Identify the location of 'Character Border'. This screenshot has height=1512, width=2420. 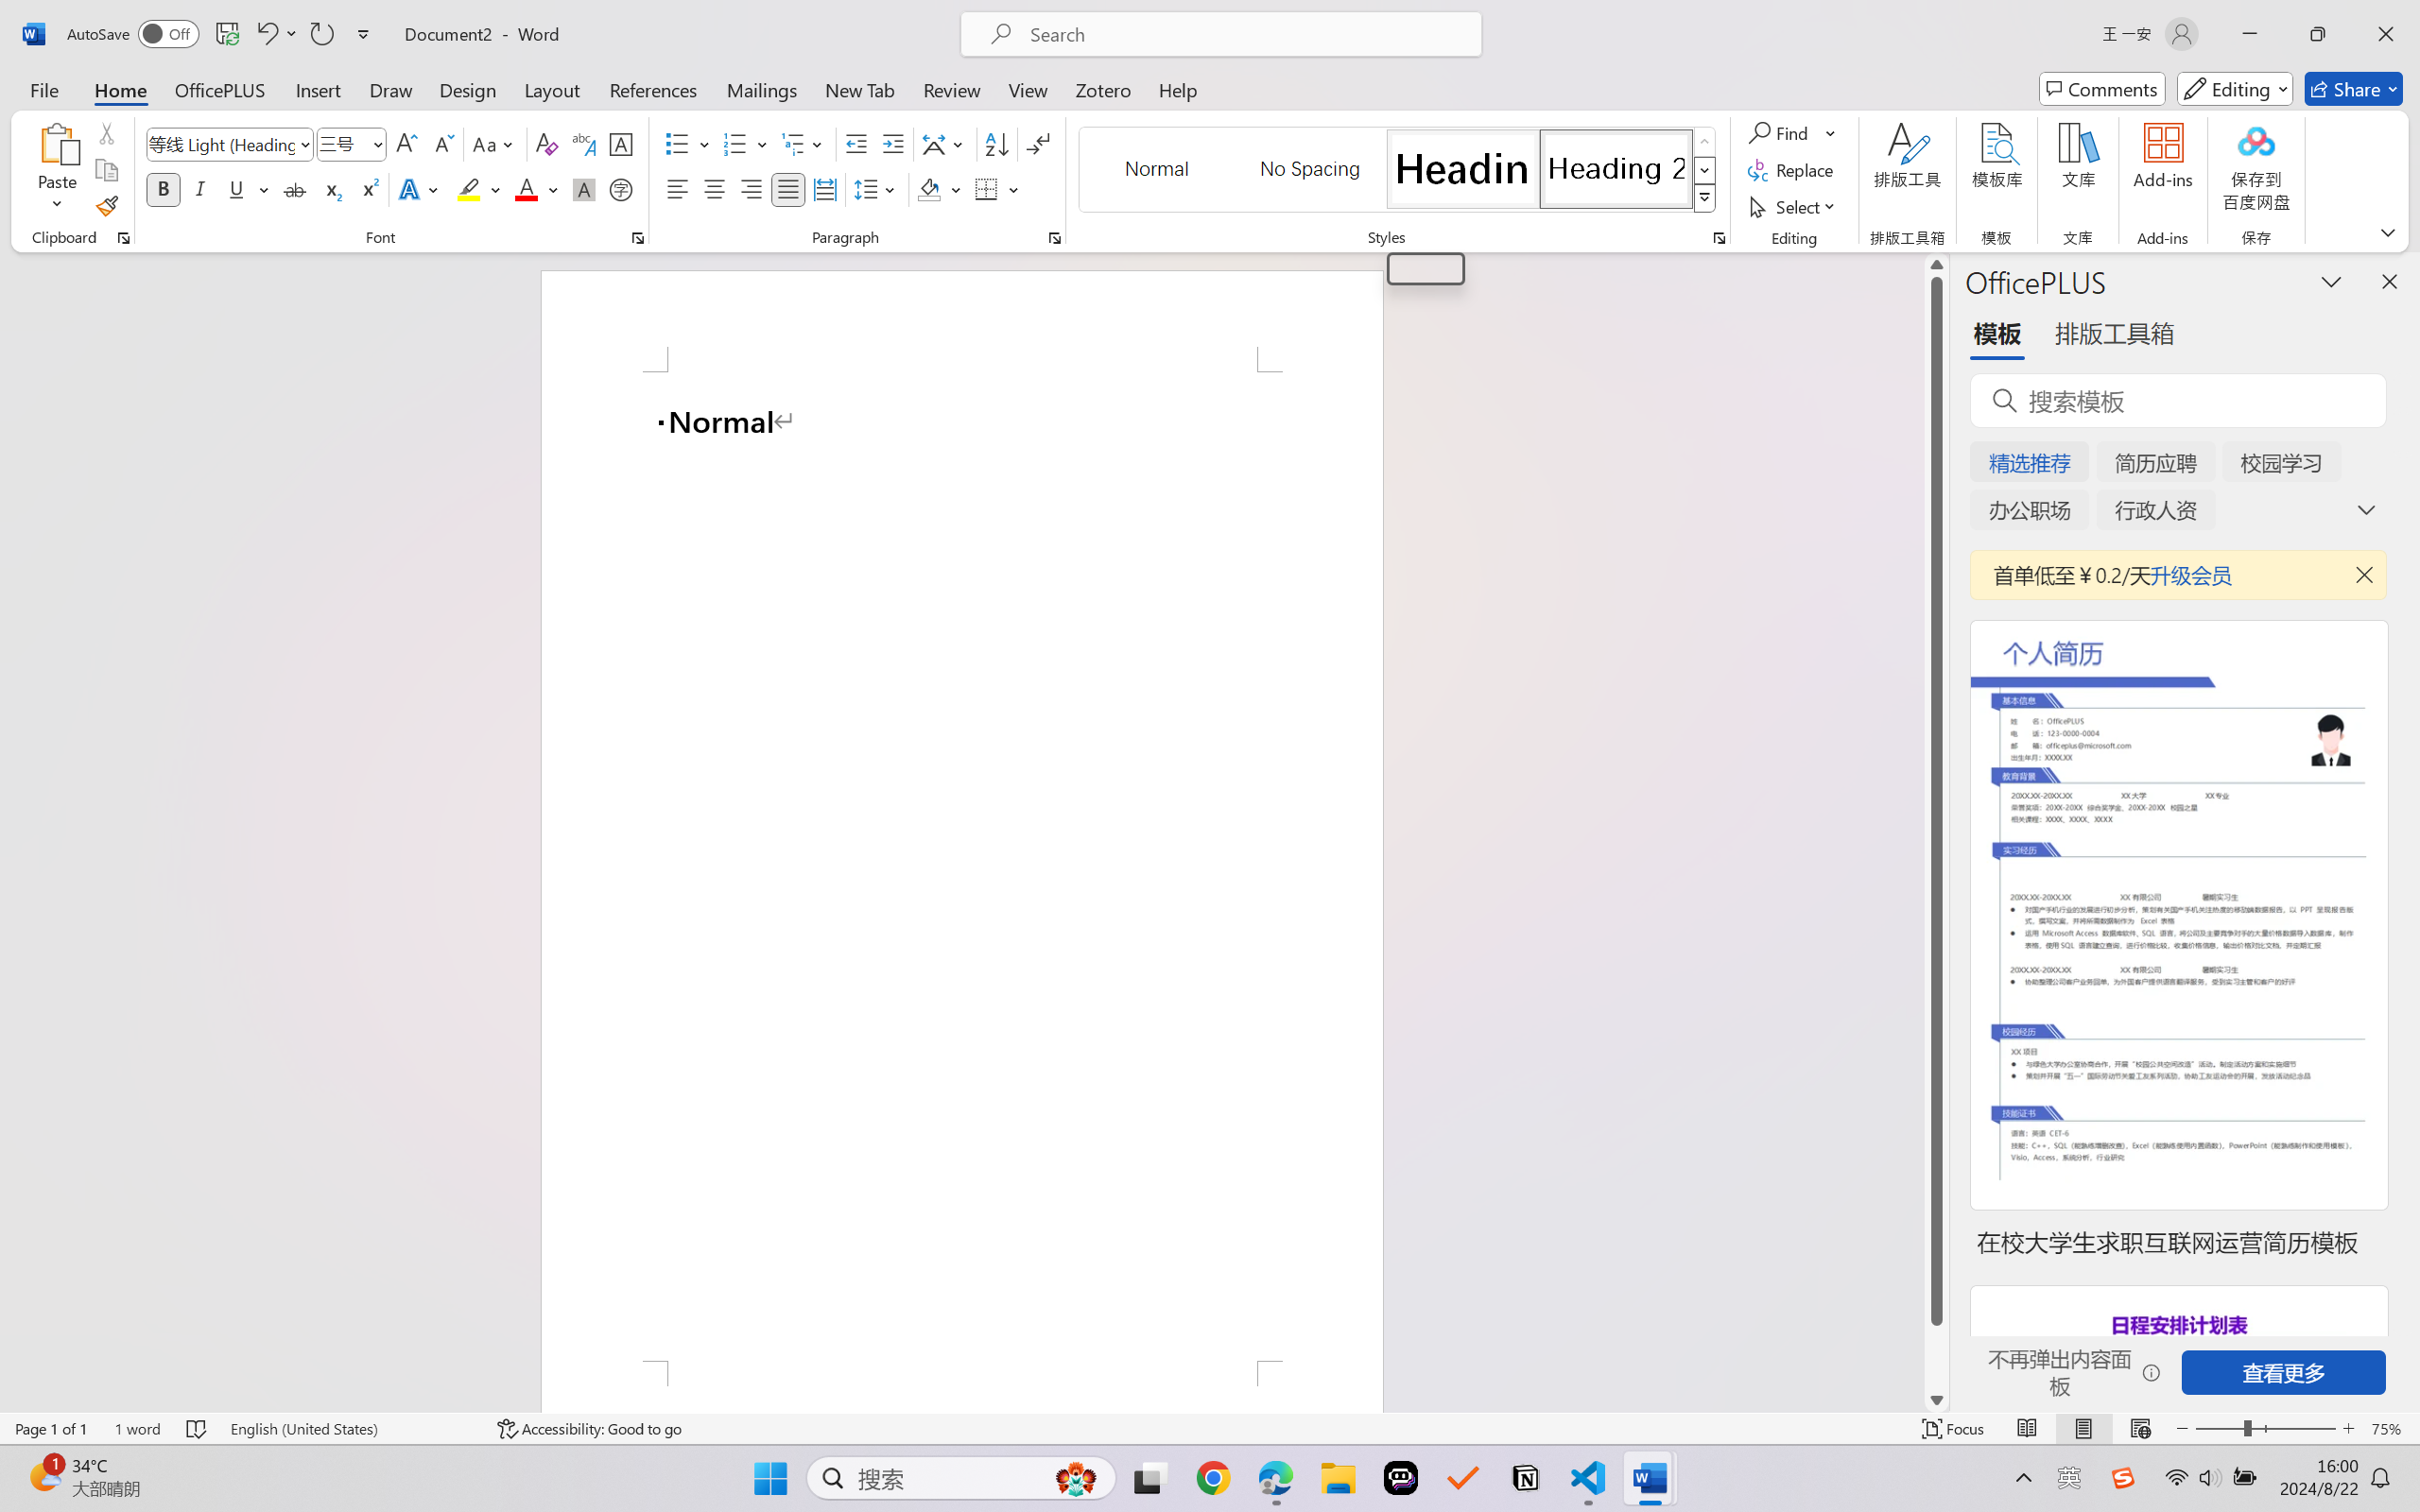
(621, 144).